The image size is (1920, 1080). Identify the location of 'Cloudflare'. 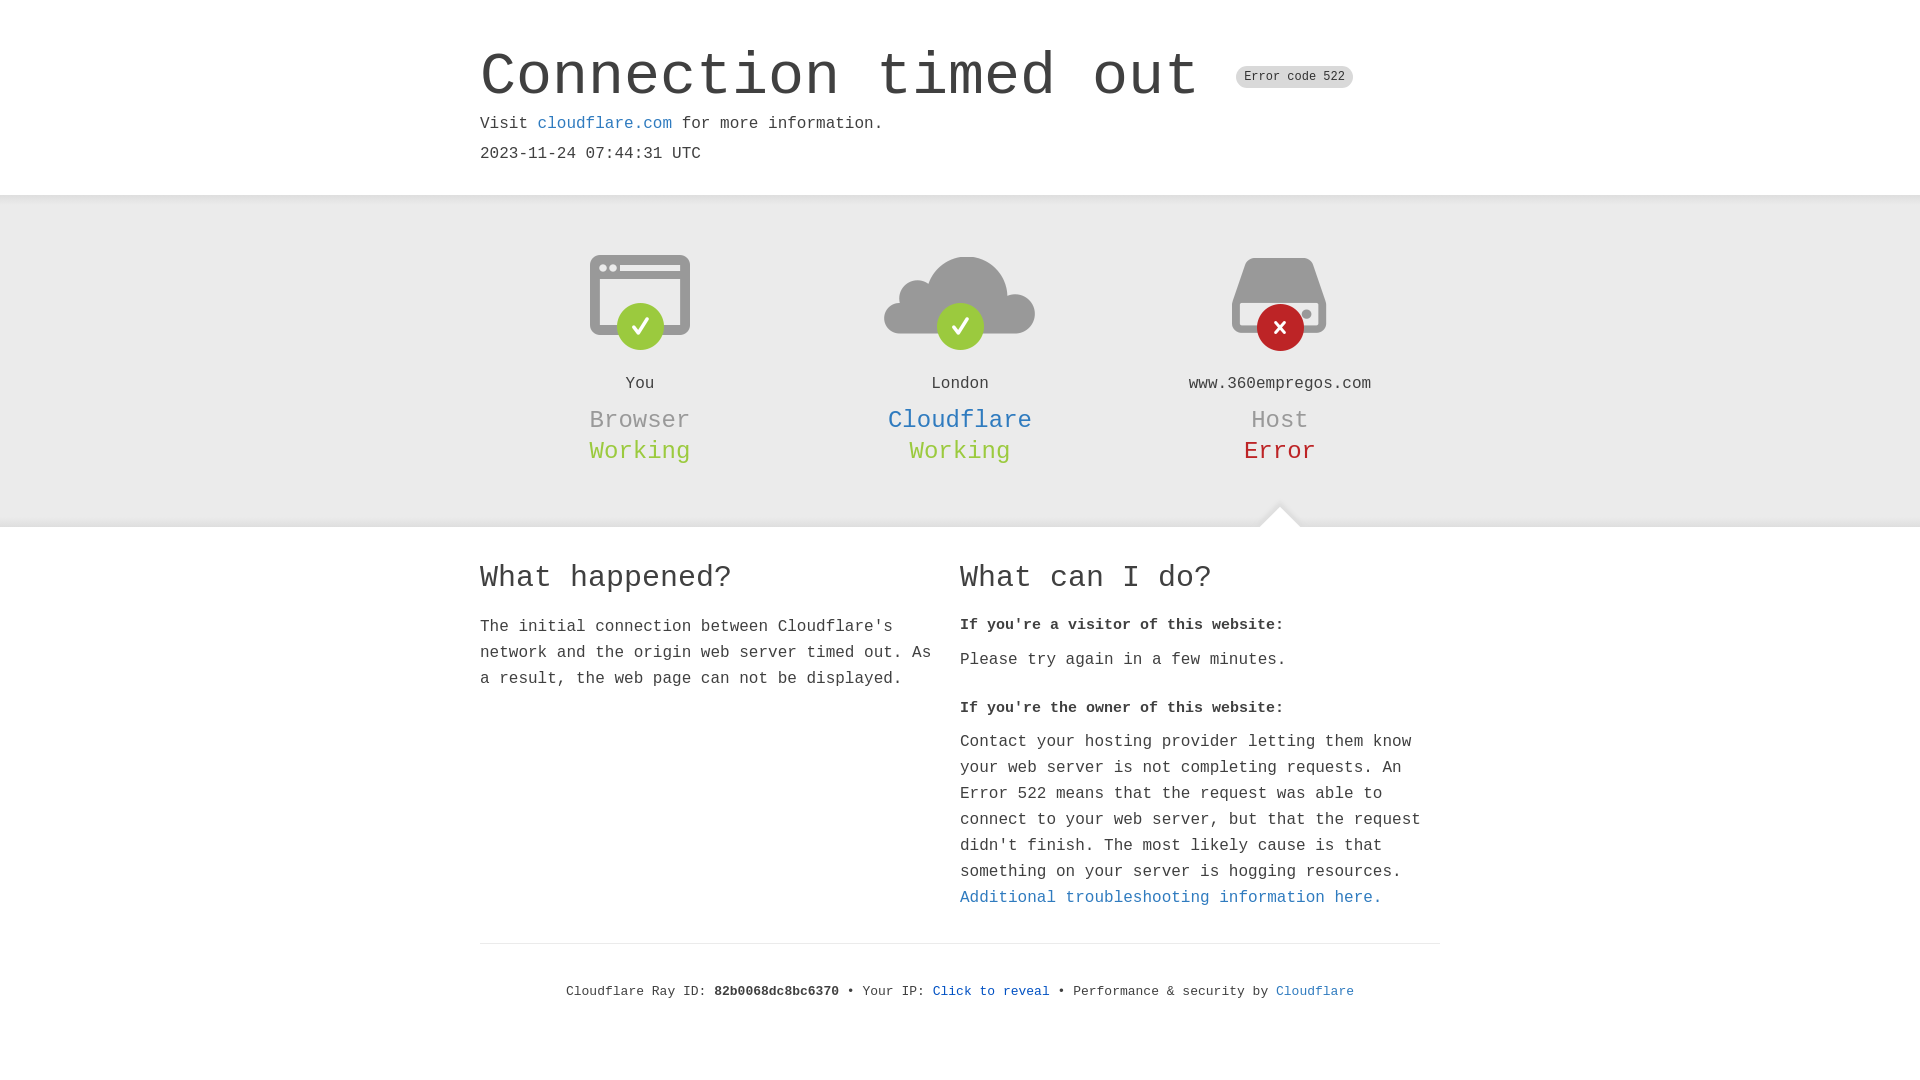
(960, 419).